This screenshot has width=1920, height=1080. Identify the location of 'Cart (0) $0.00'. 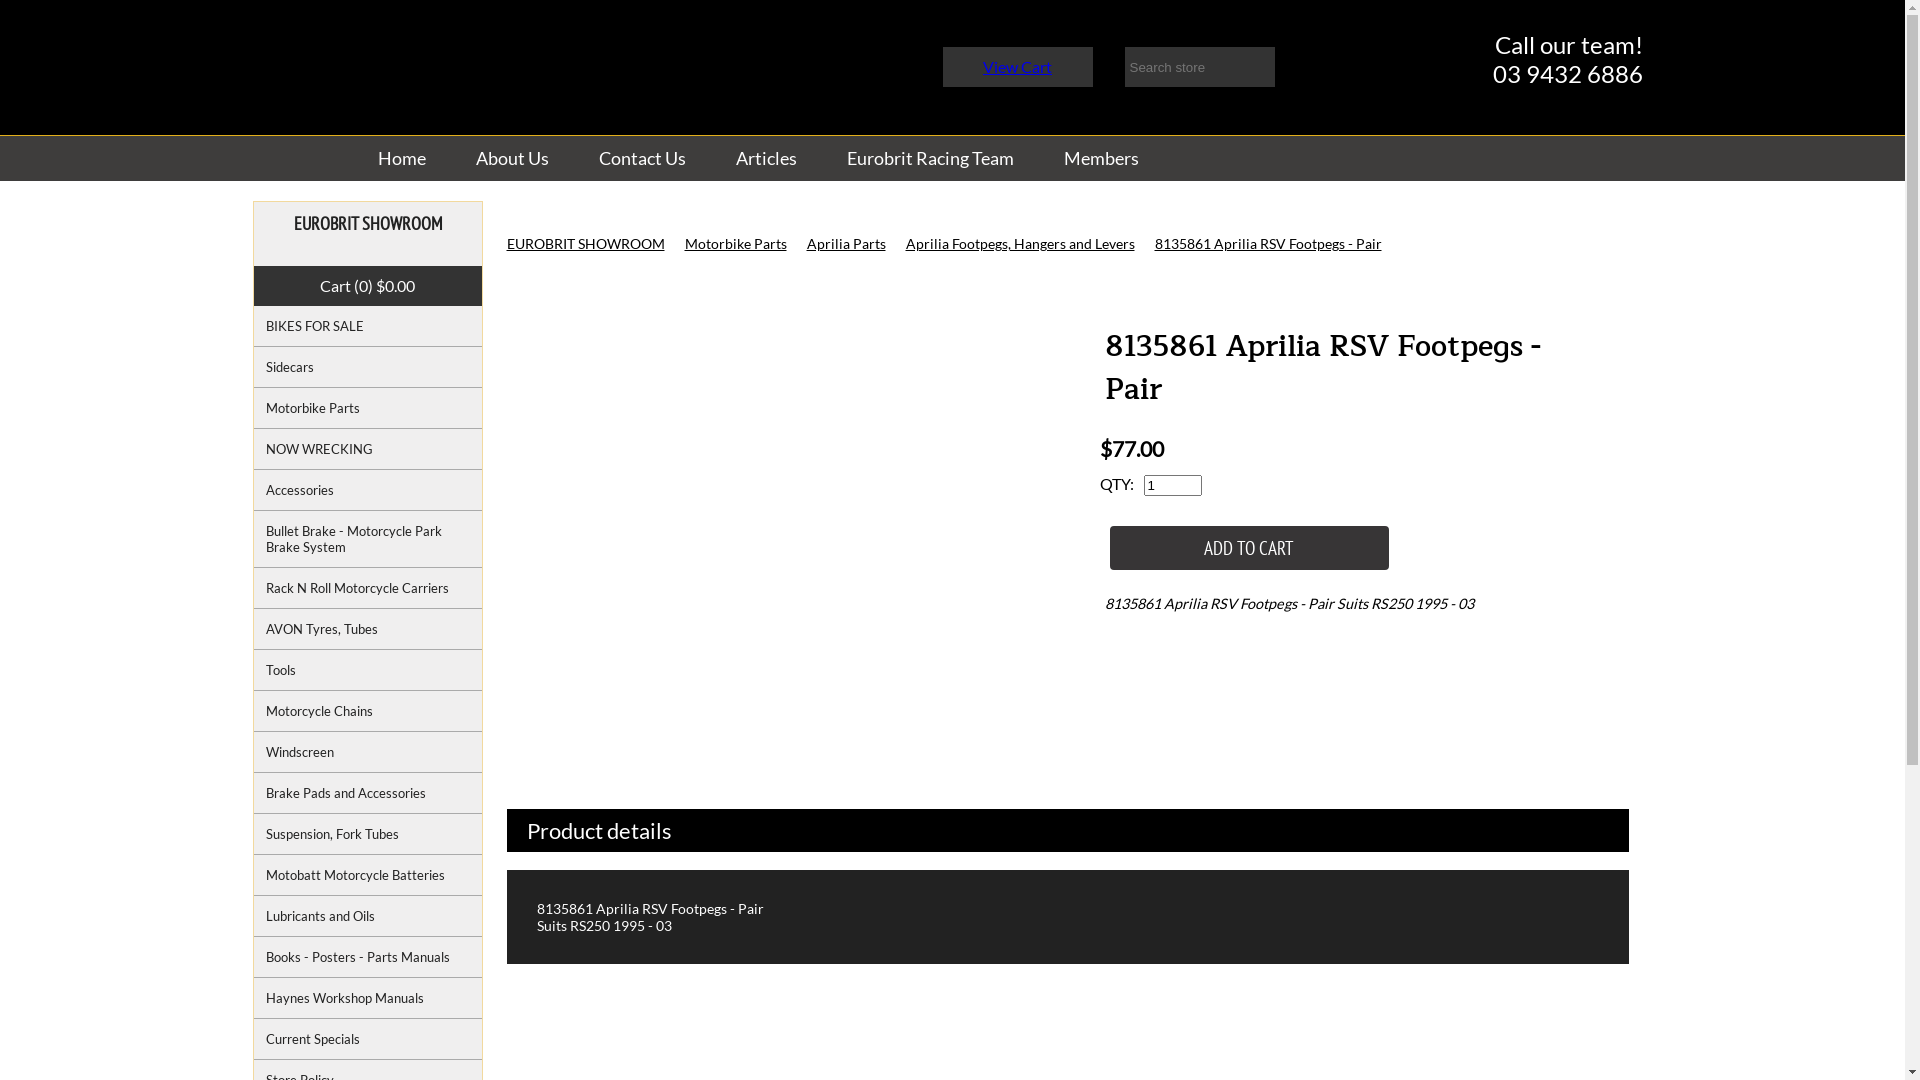
(253, 285).